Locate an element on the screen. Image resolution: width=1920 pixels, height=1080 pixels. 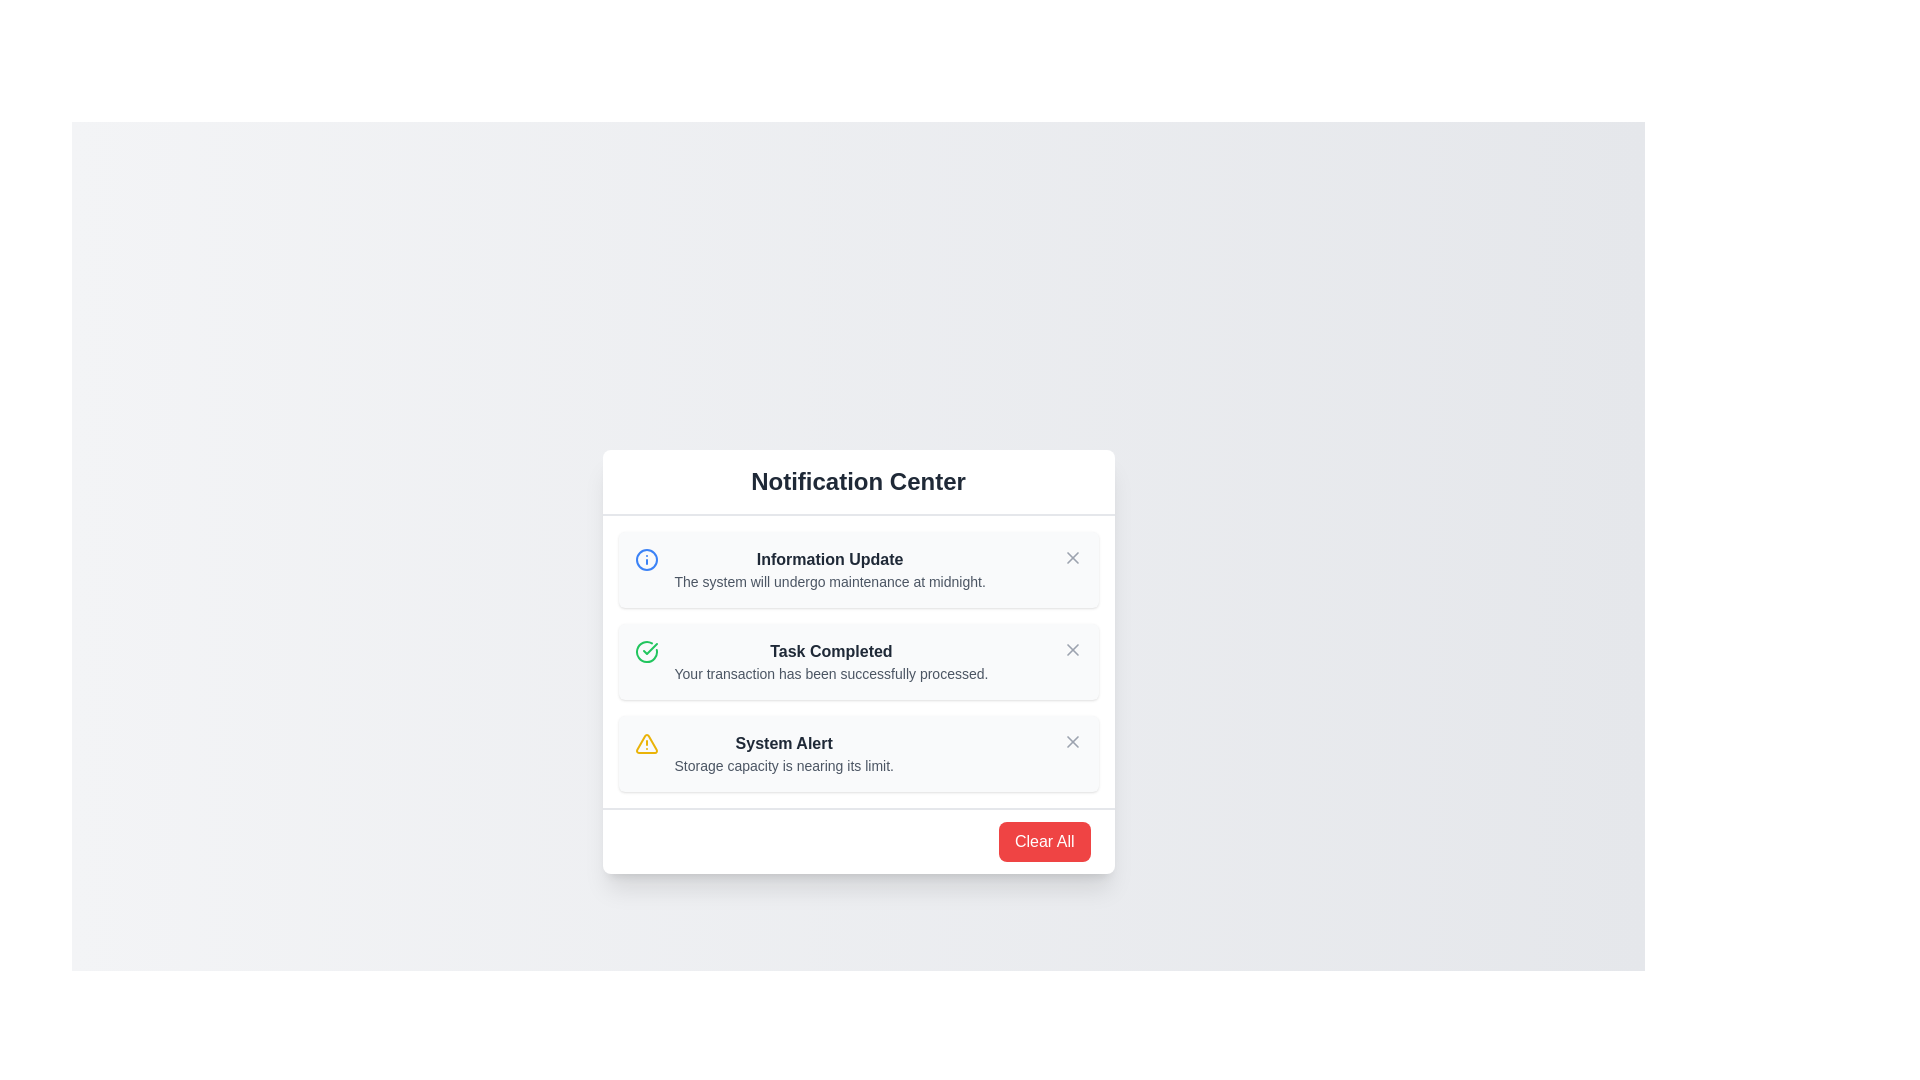
the static text label reading 'Task Completed' which is styled with bold font and dark gray color, located in the center of the middle notification card in a vertically aligned notification panel is located at coordinates (831, 651).